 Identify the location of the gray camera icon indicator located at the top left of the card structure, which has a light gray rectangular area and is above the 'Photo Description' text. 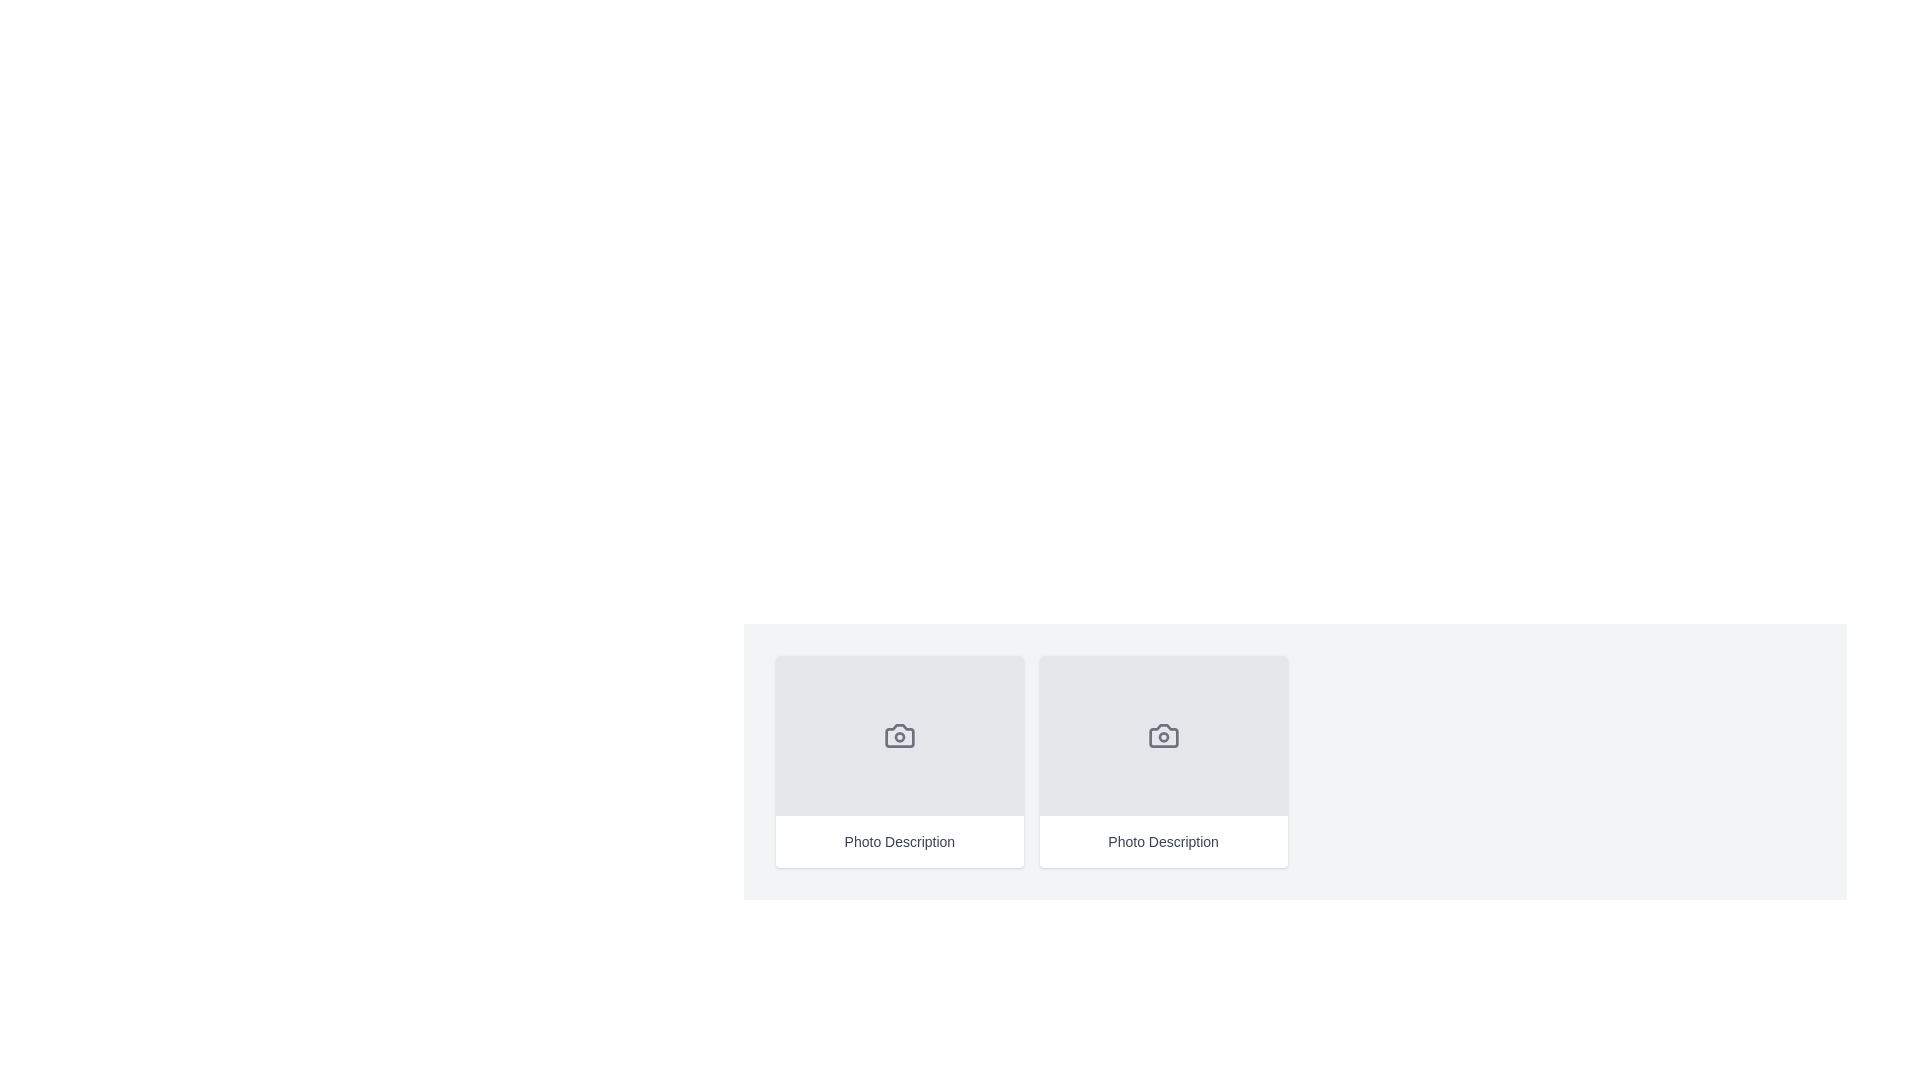
(898, 736).